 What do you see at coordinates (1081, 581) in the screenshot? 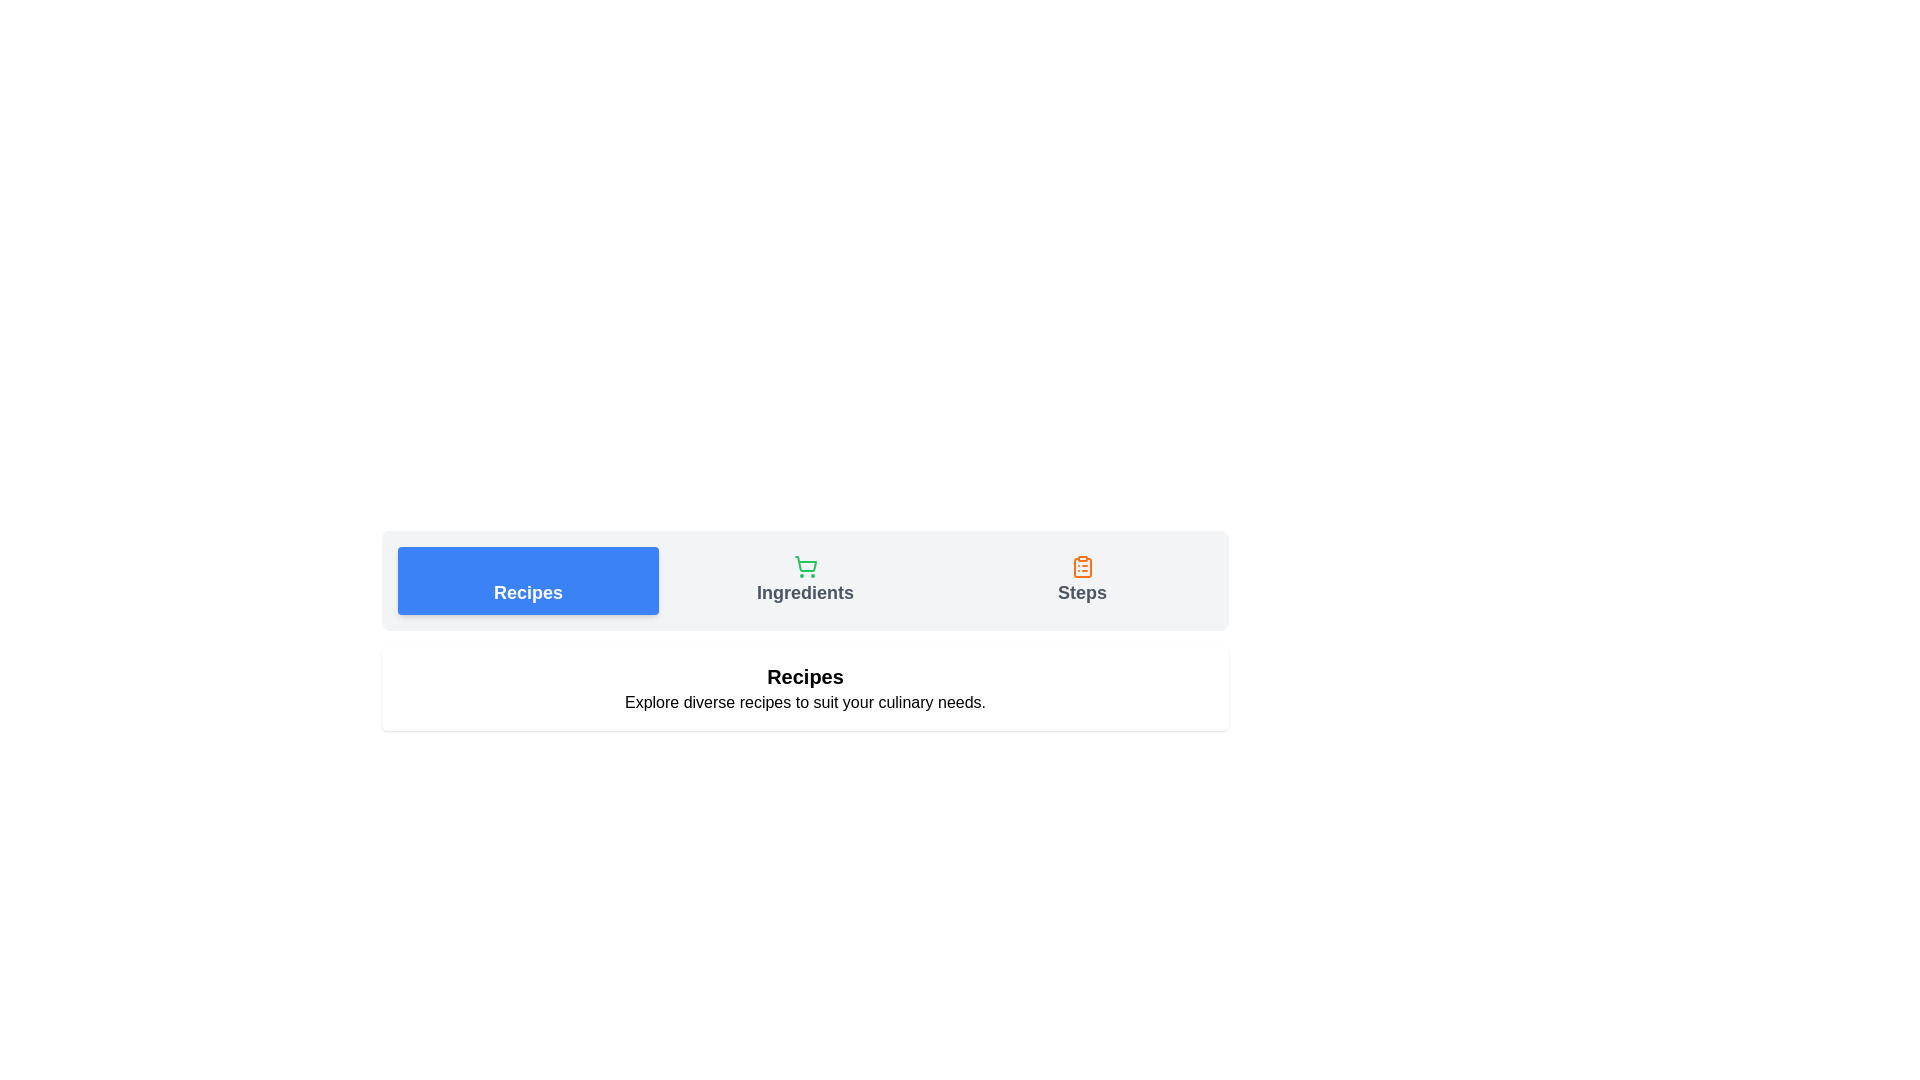
I see `the Steps tab` at bounding box center [1081, 581].